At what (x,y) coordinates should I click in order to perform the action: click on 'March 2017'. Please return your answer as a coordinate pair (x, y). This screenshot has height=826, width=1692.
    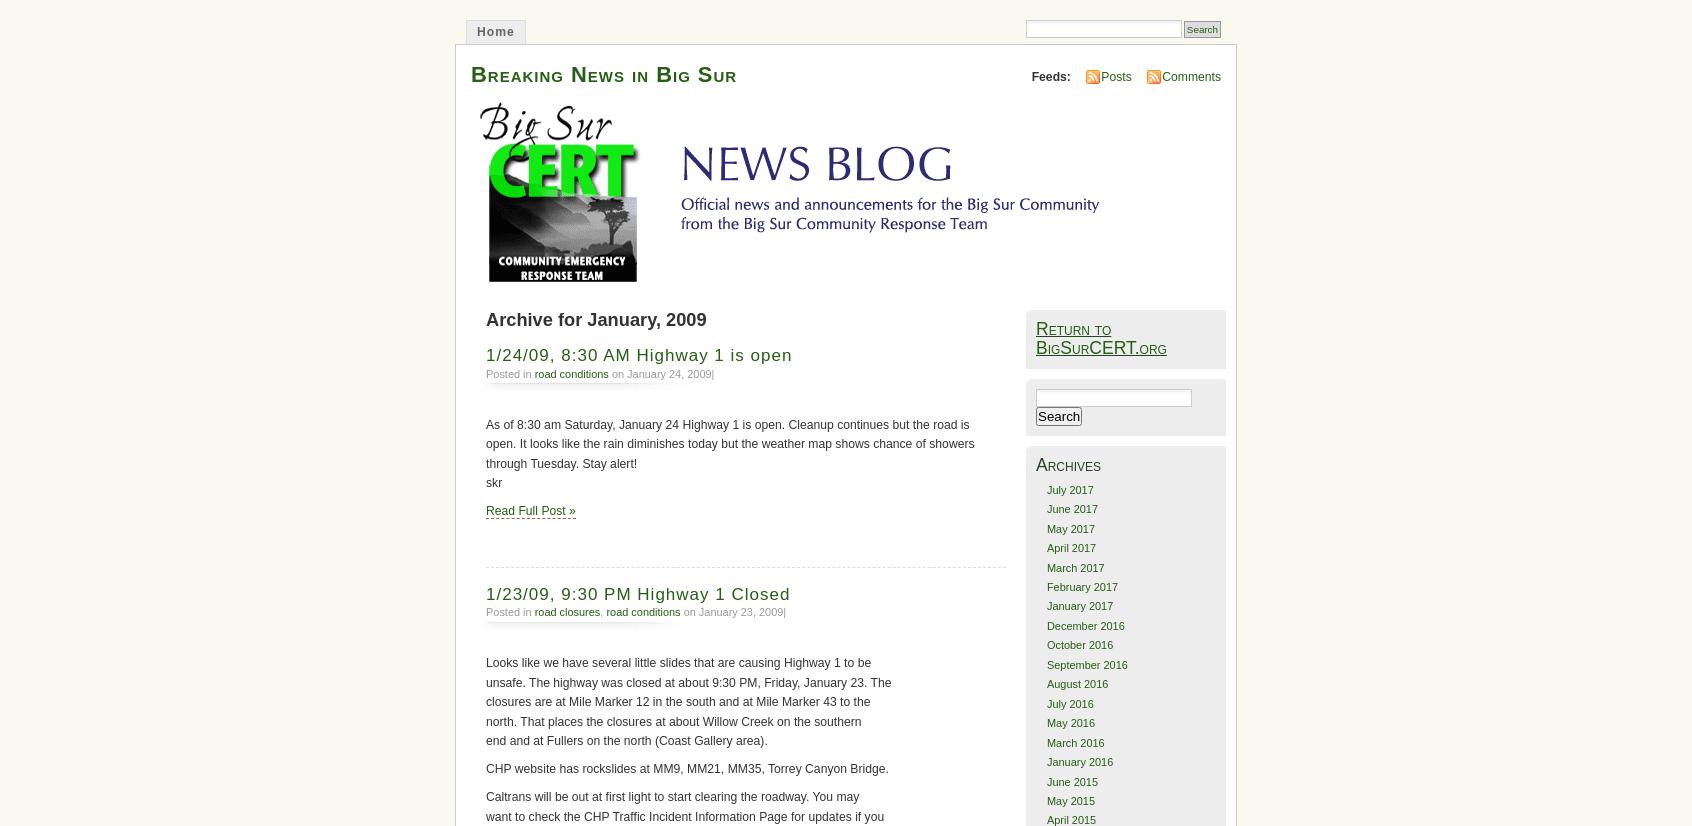
    Looking at the image, I should click on (1044, 565).